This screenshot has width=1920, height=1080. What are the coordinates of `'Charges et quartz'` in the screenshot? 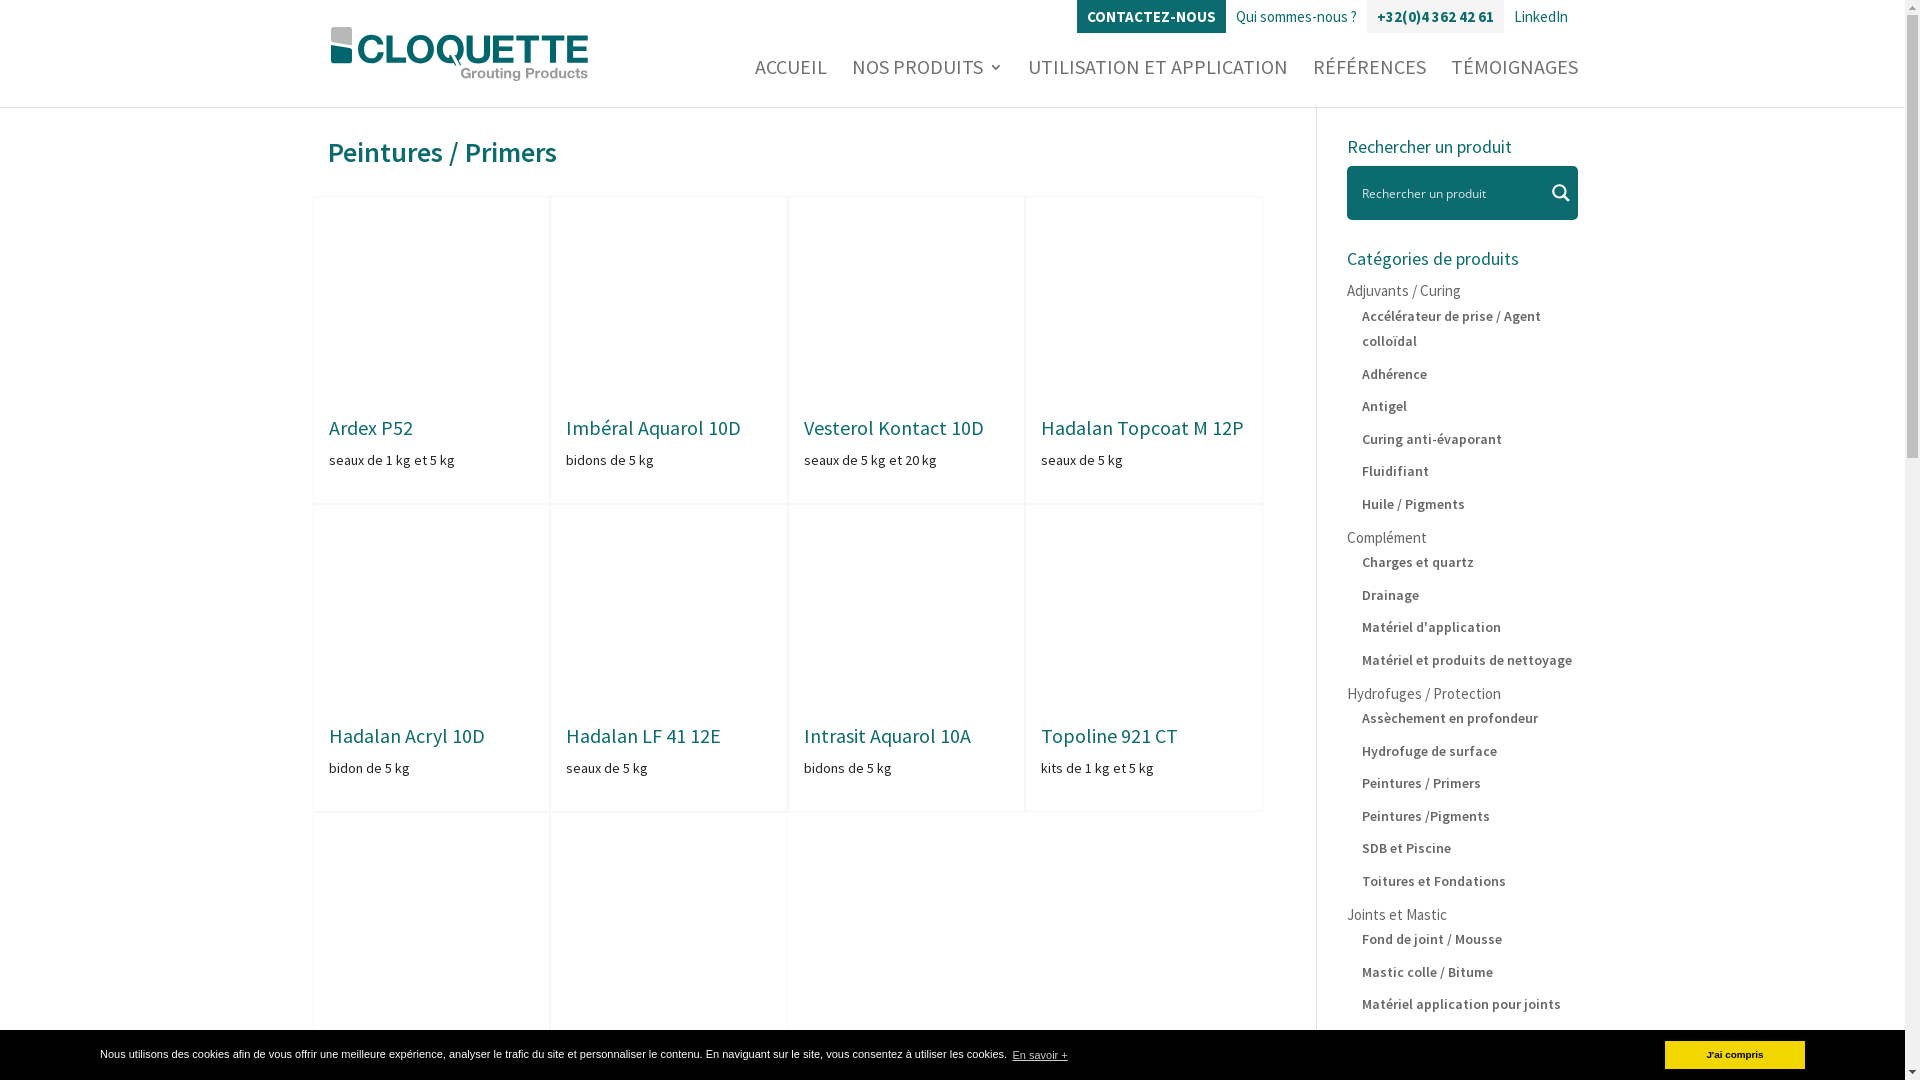 It's located at (1416, 562).